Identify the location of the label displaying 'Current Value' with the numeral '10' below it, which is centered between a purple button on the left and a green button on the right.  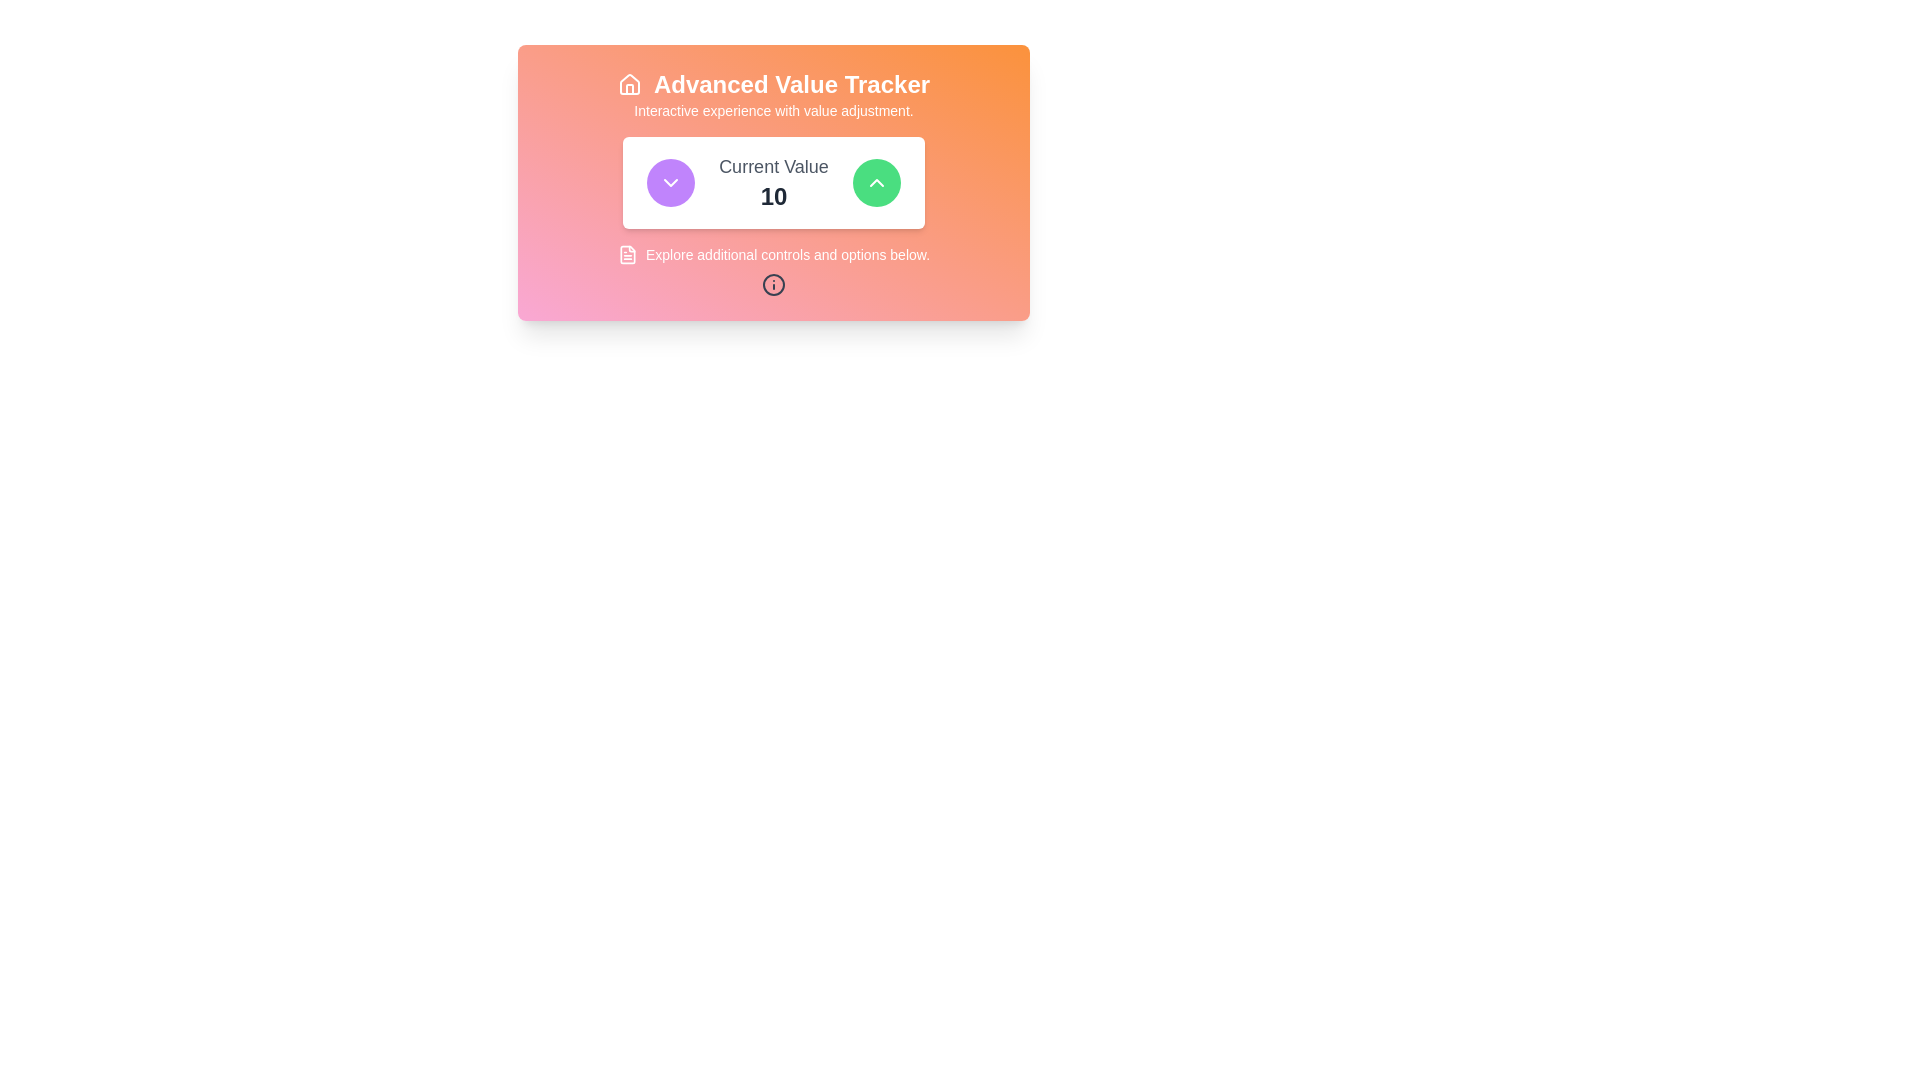
(772, 182).